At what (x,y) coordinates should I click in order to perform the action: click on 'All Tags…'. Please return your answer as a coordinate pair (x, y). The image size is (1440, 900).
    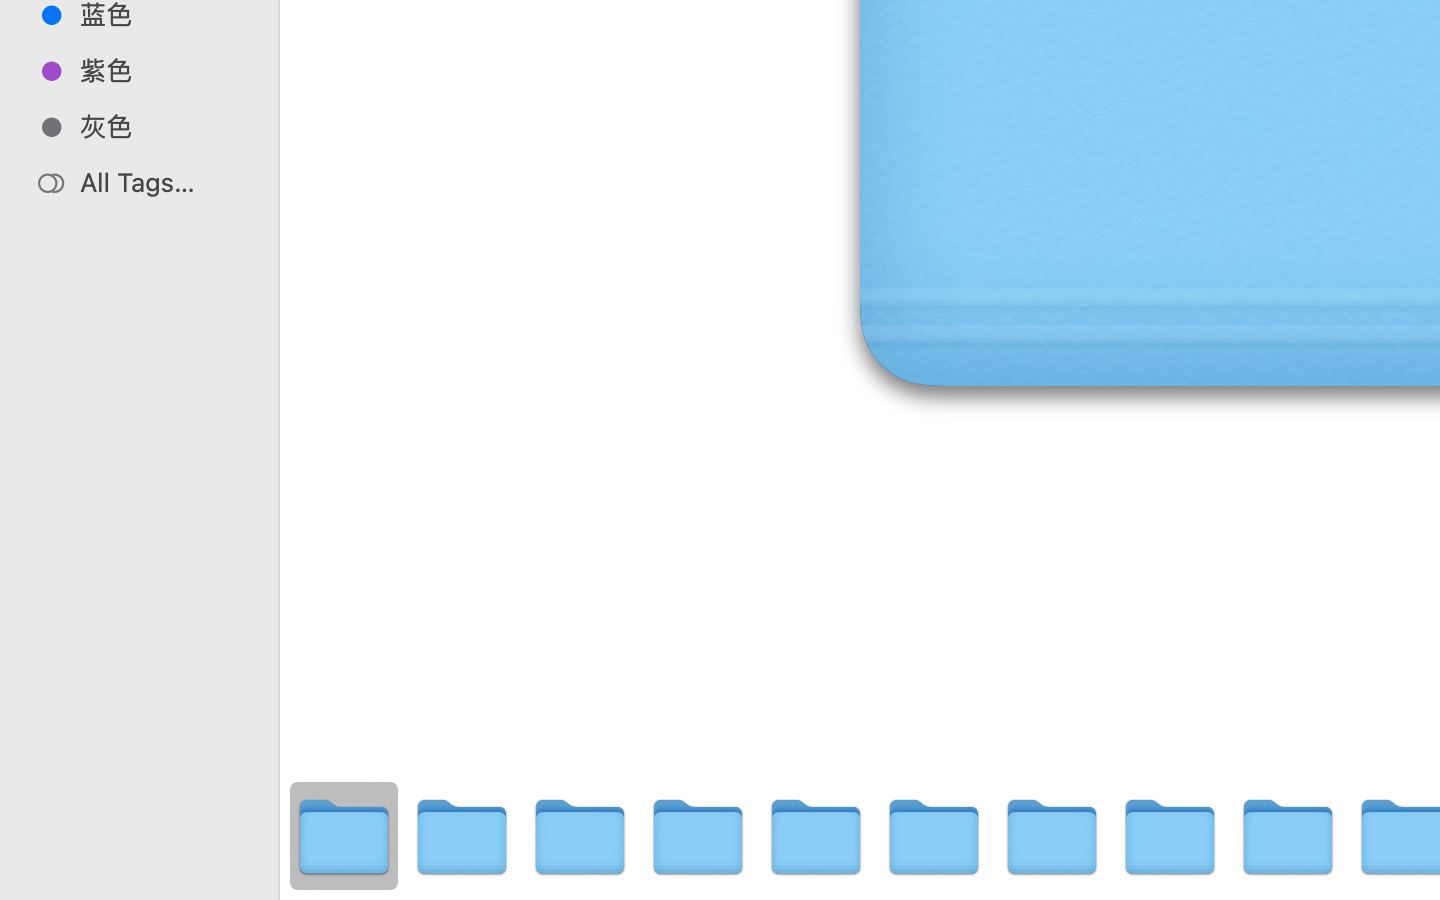
    Looking at the image, I should click on (159, 181).